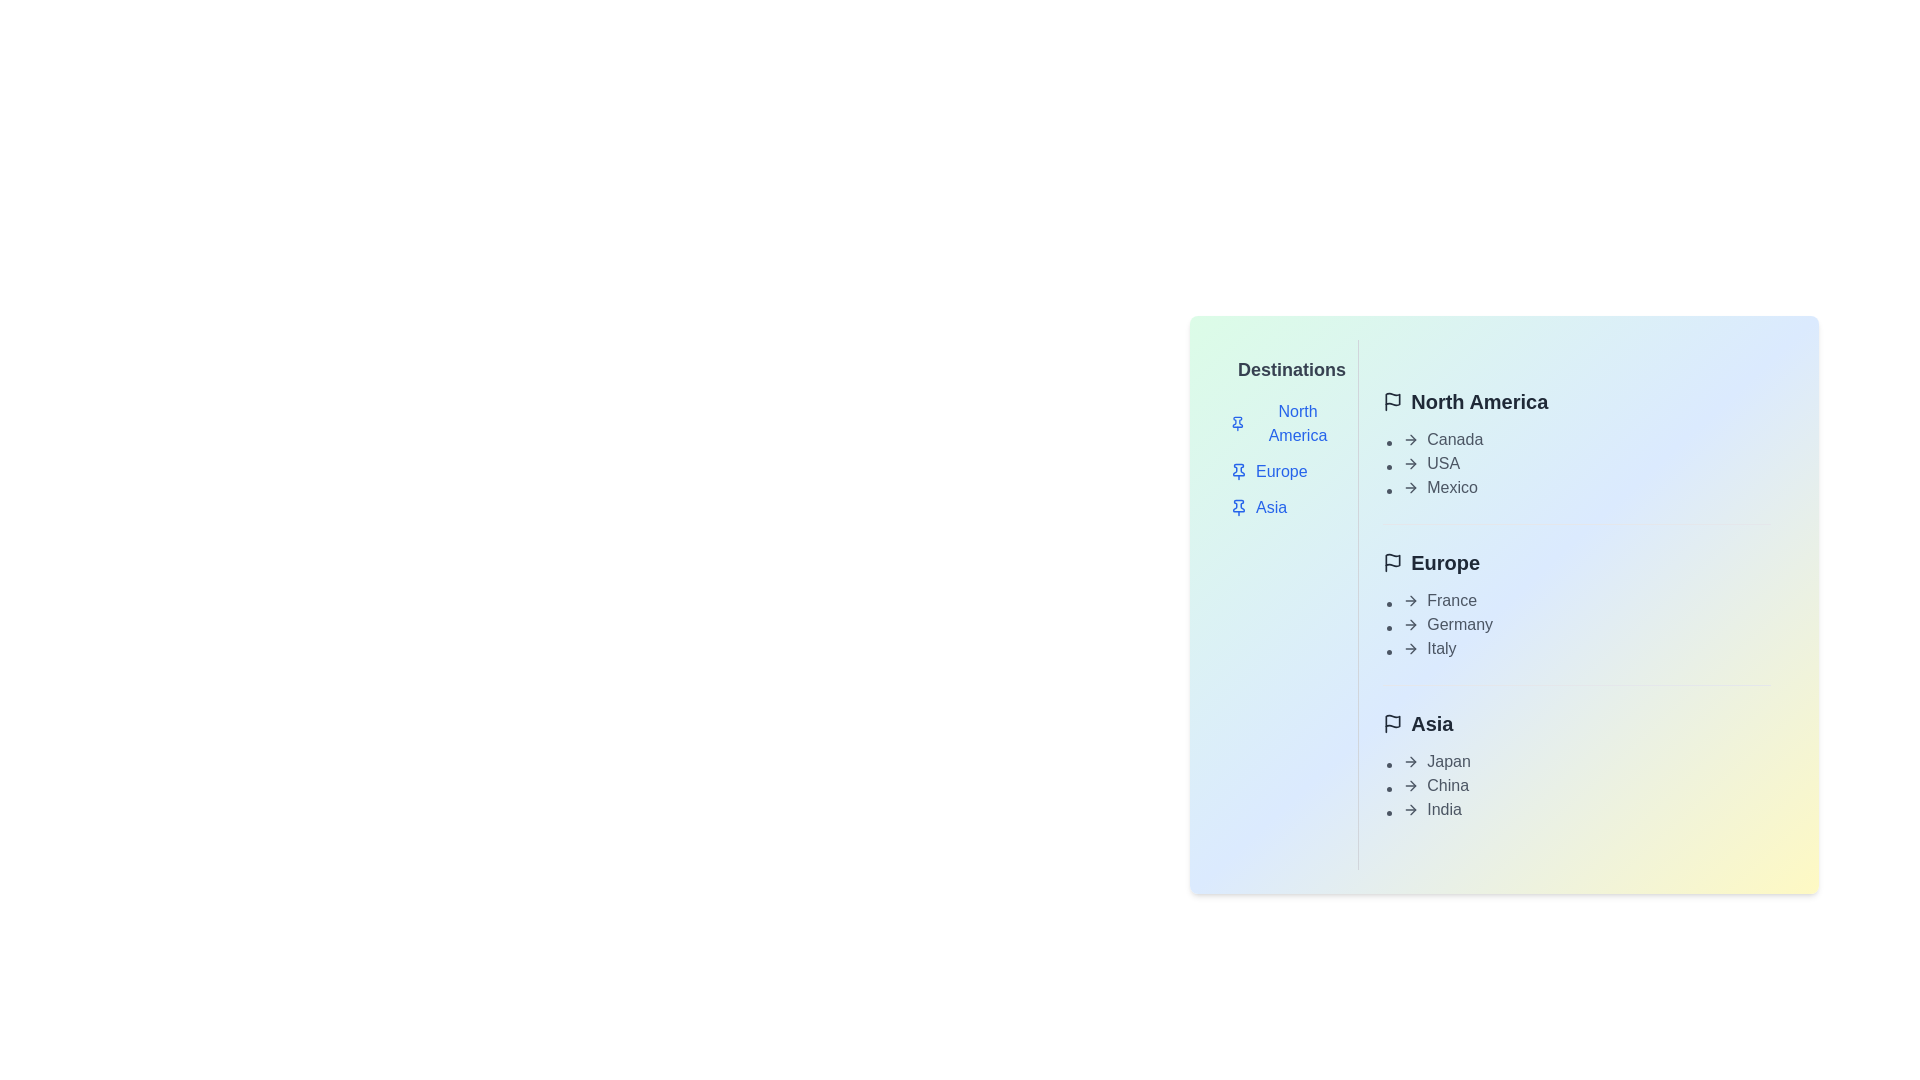  I want to click on the right-pointing arrow icon located next to the word 'Mexico' under the 'North America' section, so click(1412, 488).